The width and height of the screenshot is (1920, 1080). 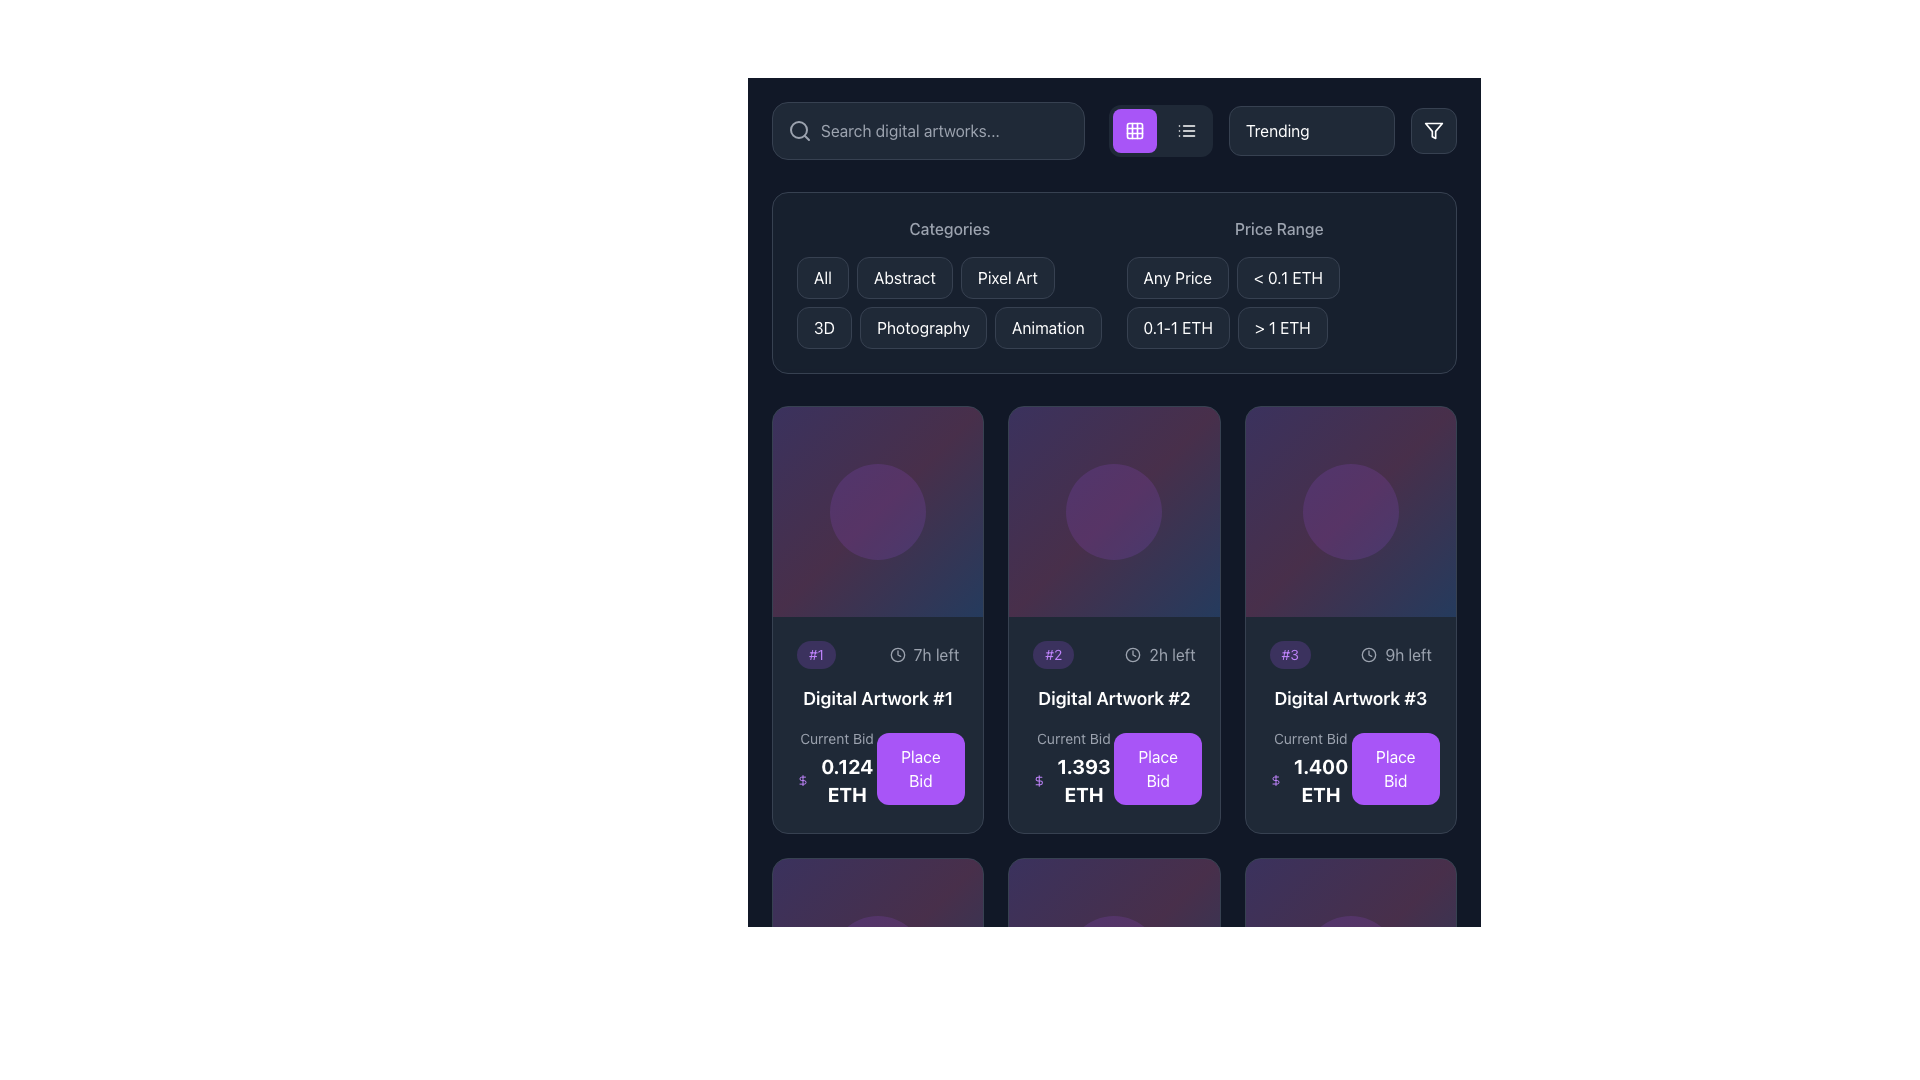 I want to click on the decorative graphic element located above the 'Place Bid' button in the second card titled 'Digital Artwork #2', so click(x=1113, y=511).